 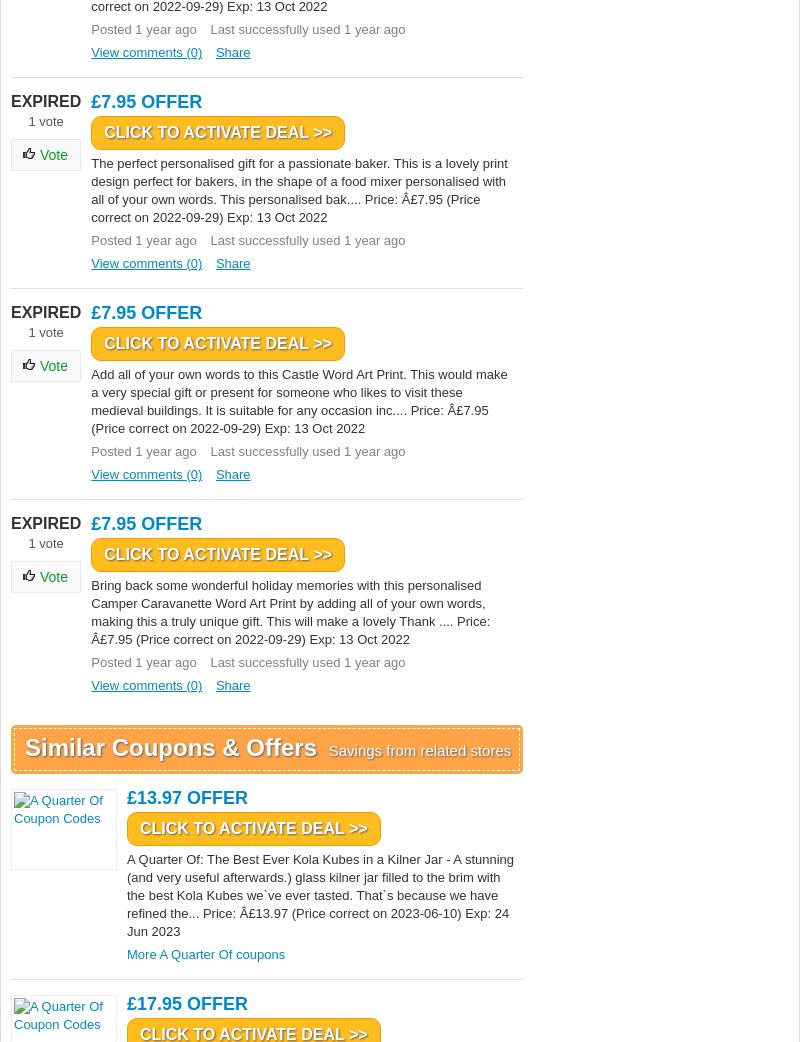 What do you see at coordinates (186, 1003) in the screenshot?
I see `'£17.95 OFFER'` at bounding box center [186, 1003].